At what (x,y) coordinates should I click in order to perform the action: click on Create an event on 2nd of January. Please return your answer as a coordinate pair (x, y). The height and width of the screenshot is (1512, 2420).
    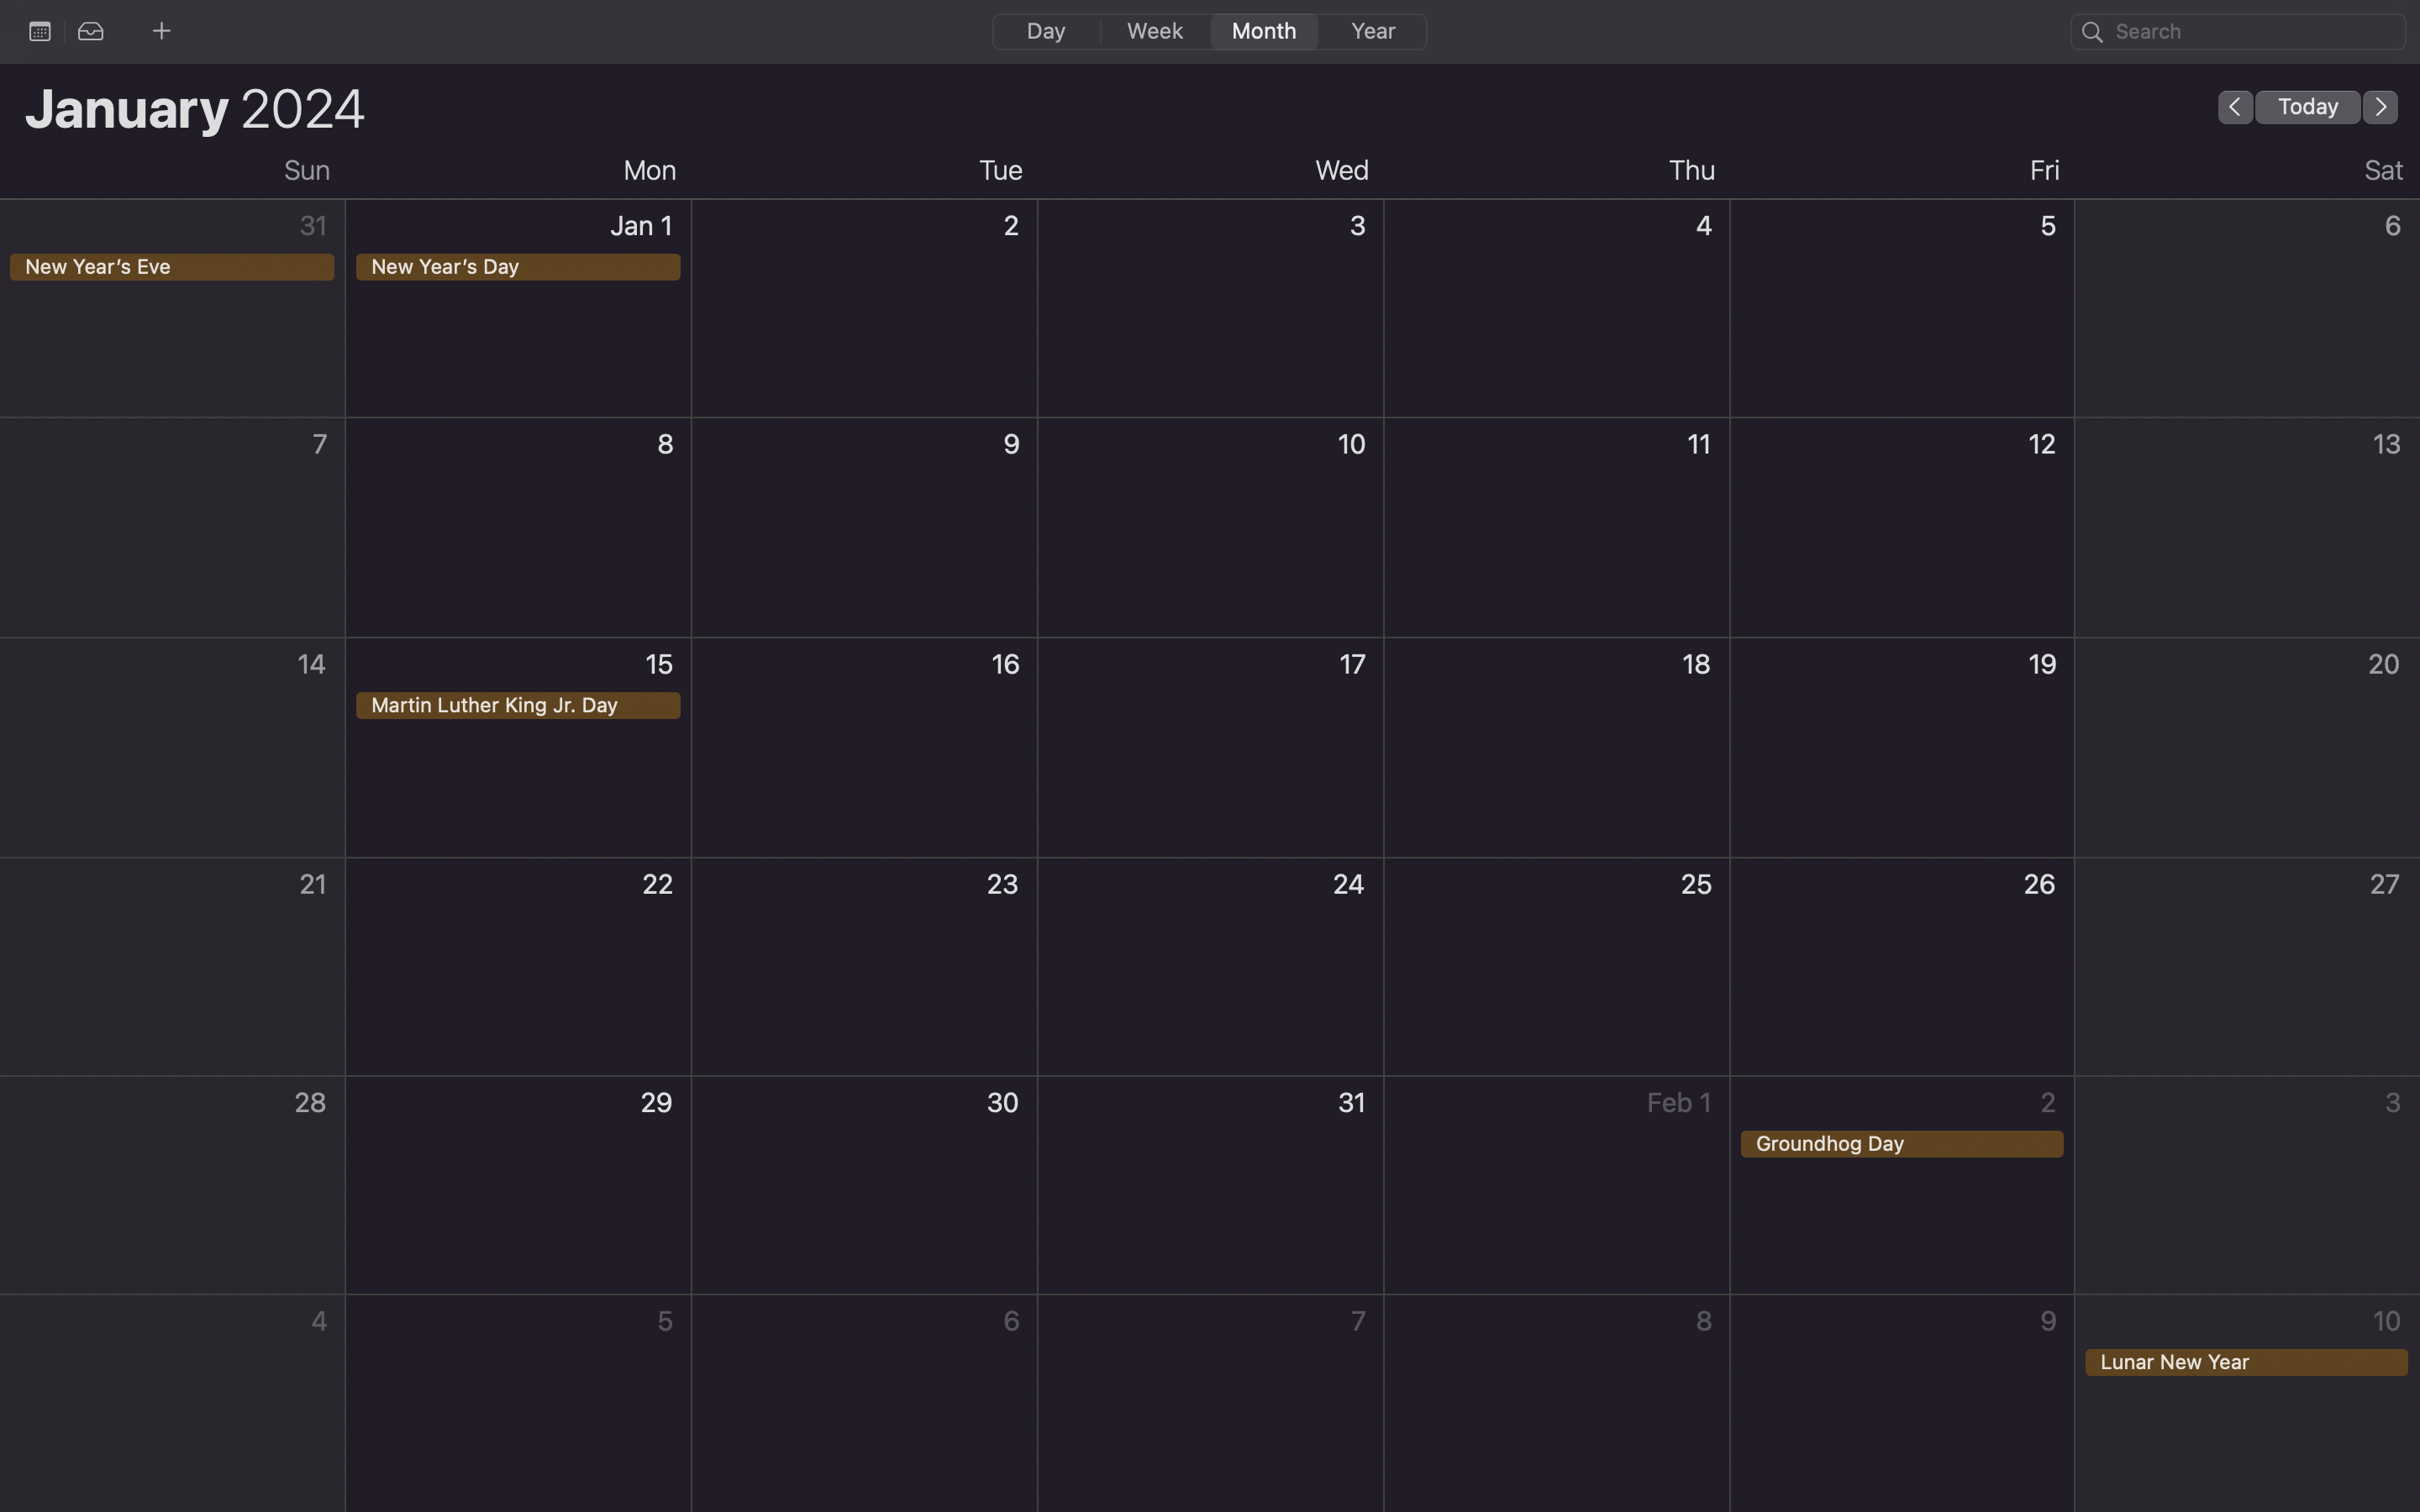
    Looking at the image, I should click on (865, 315).